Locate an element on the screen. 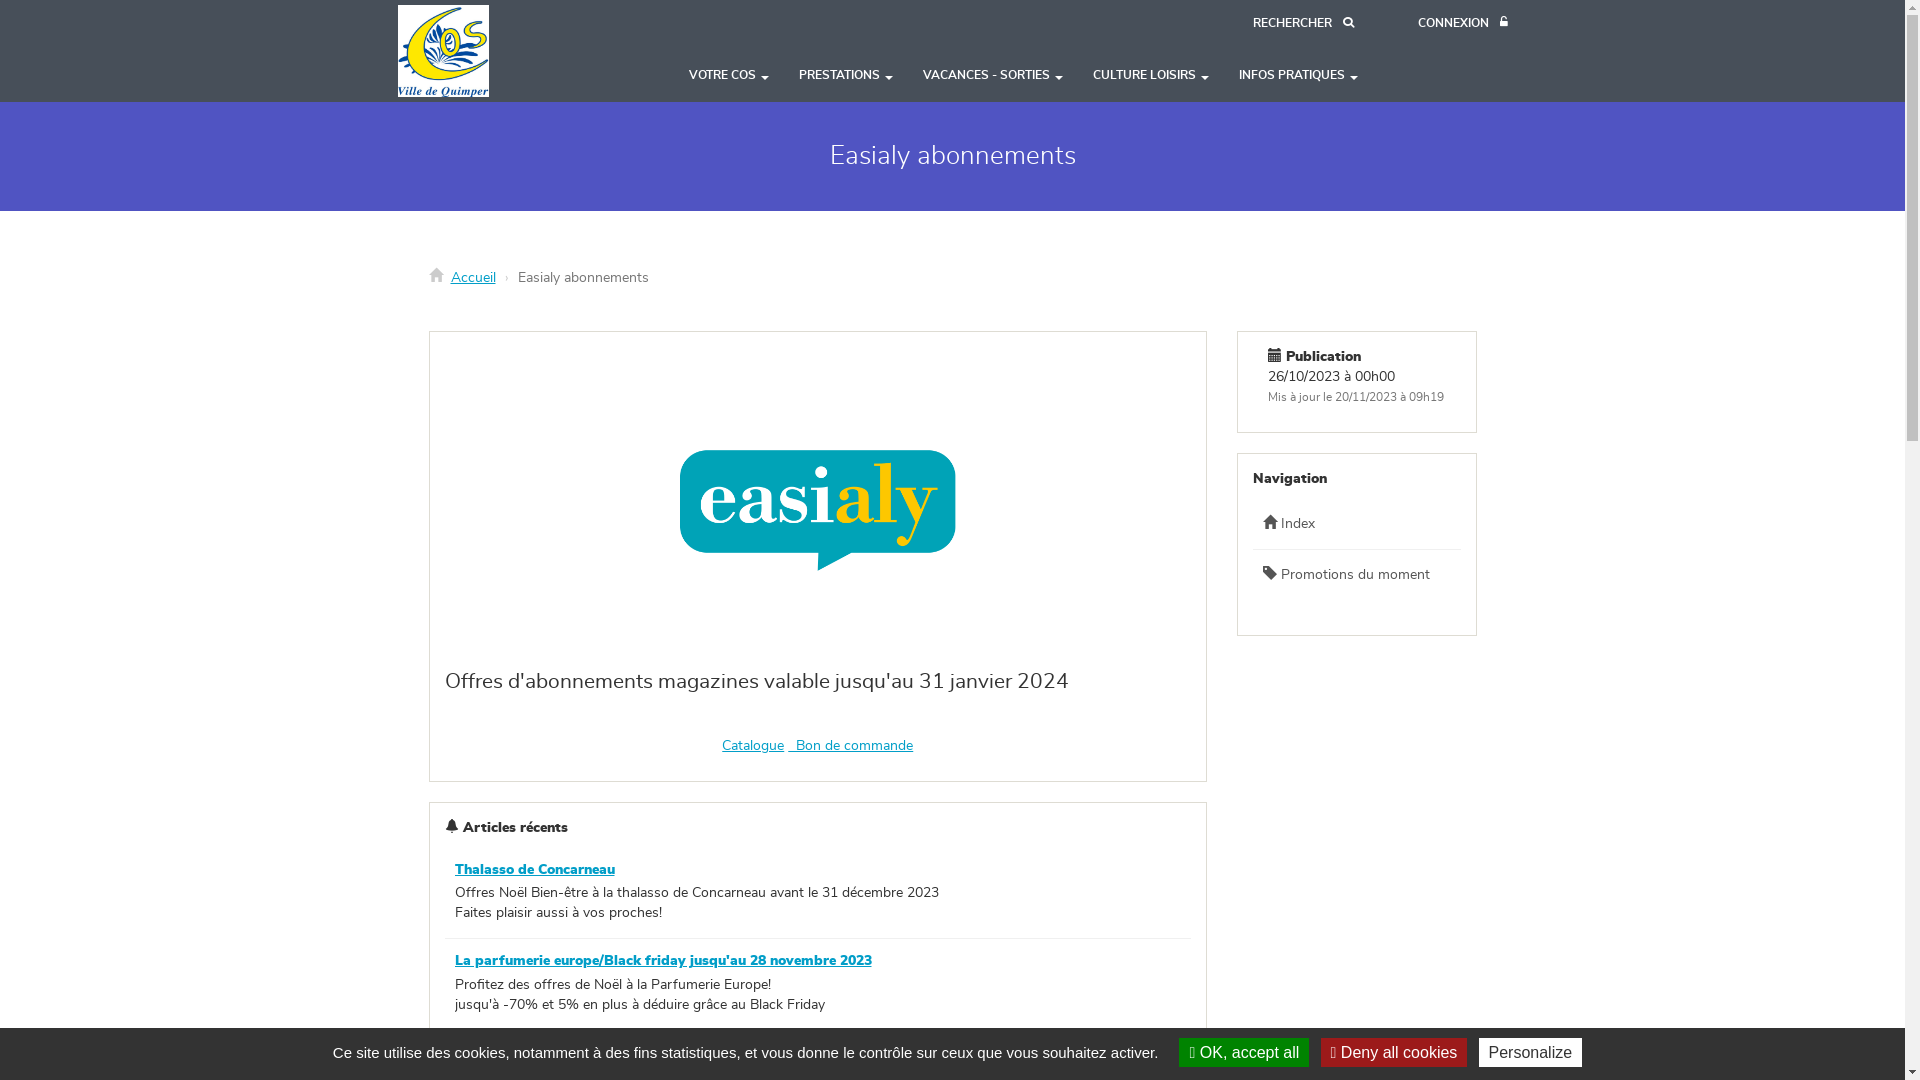  'CONNEXION' is located at coordinates (1416, 23).